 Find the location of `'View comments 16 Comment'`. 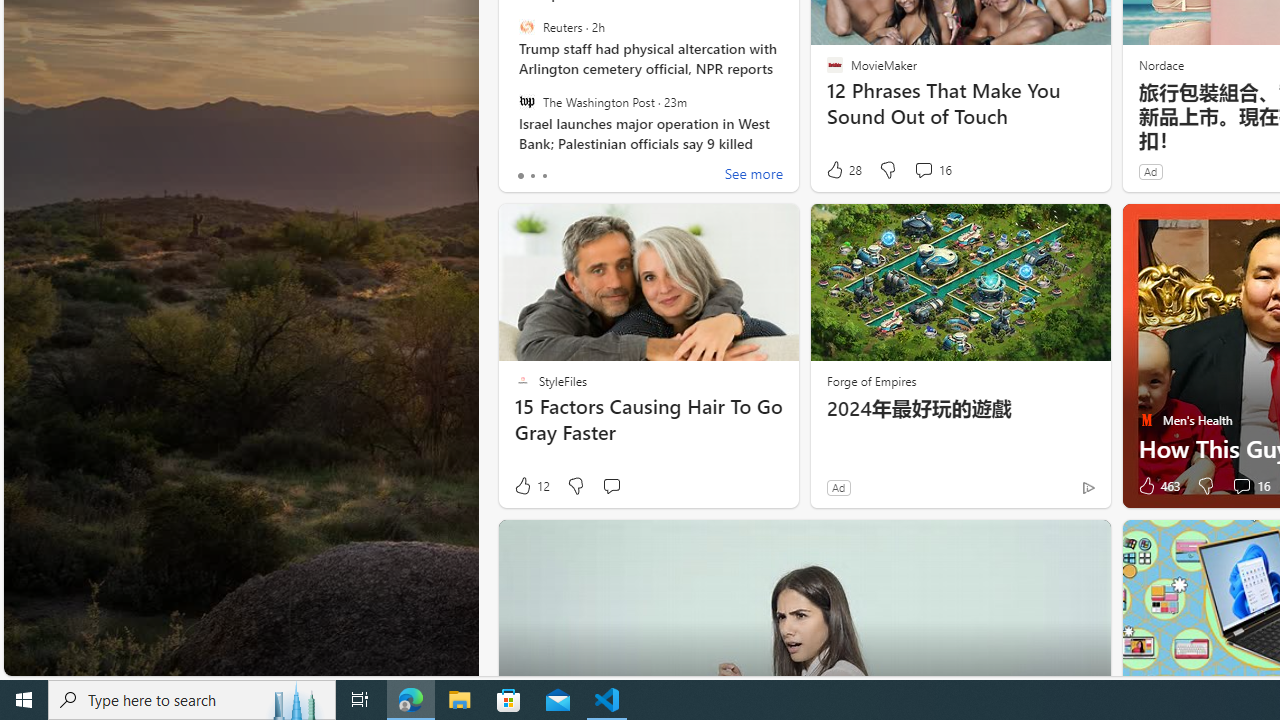

'View comments 16 Comment' is located at coordinates (1240, 486).